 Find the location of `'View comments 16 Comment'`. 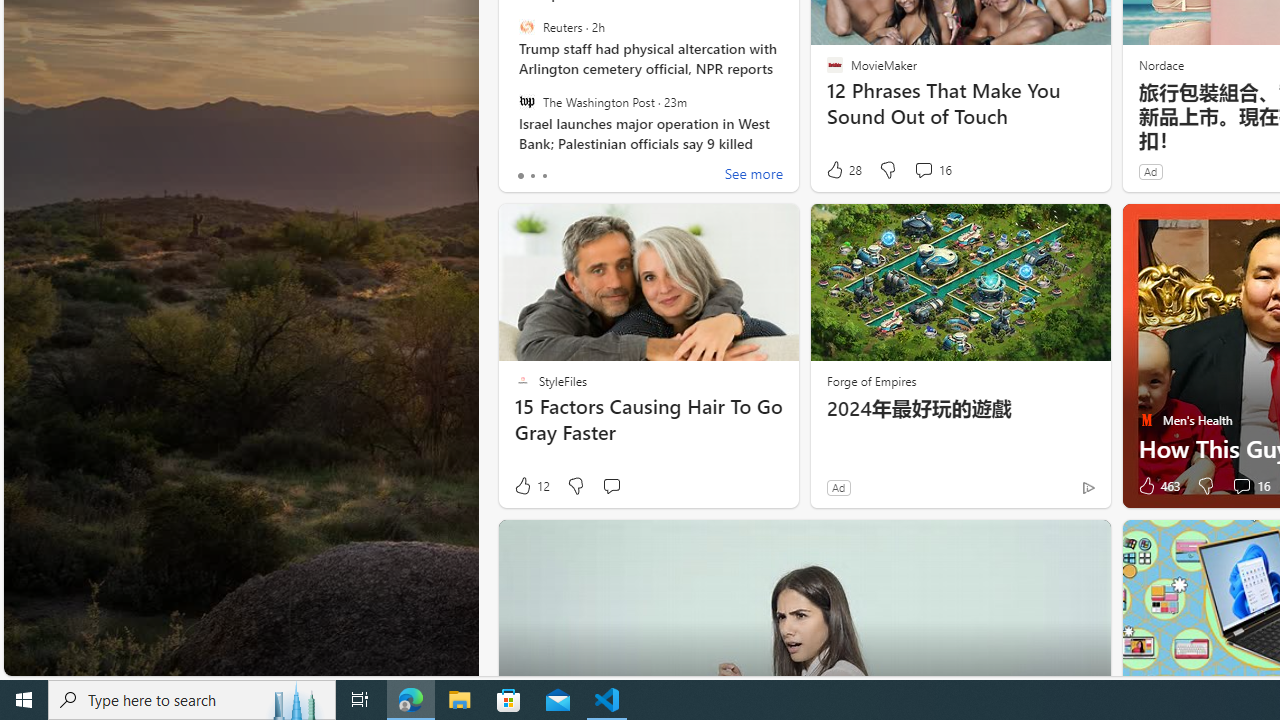

'View comments 16 Comment' is located at coordinates (1240, 486).